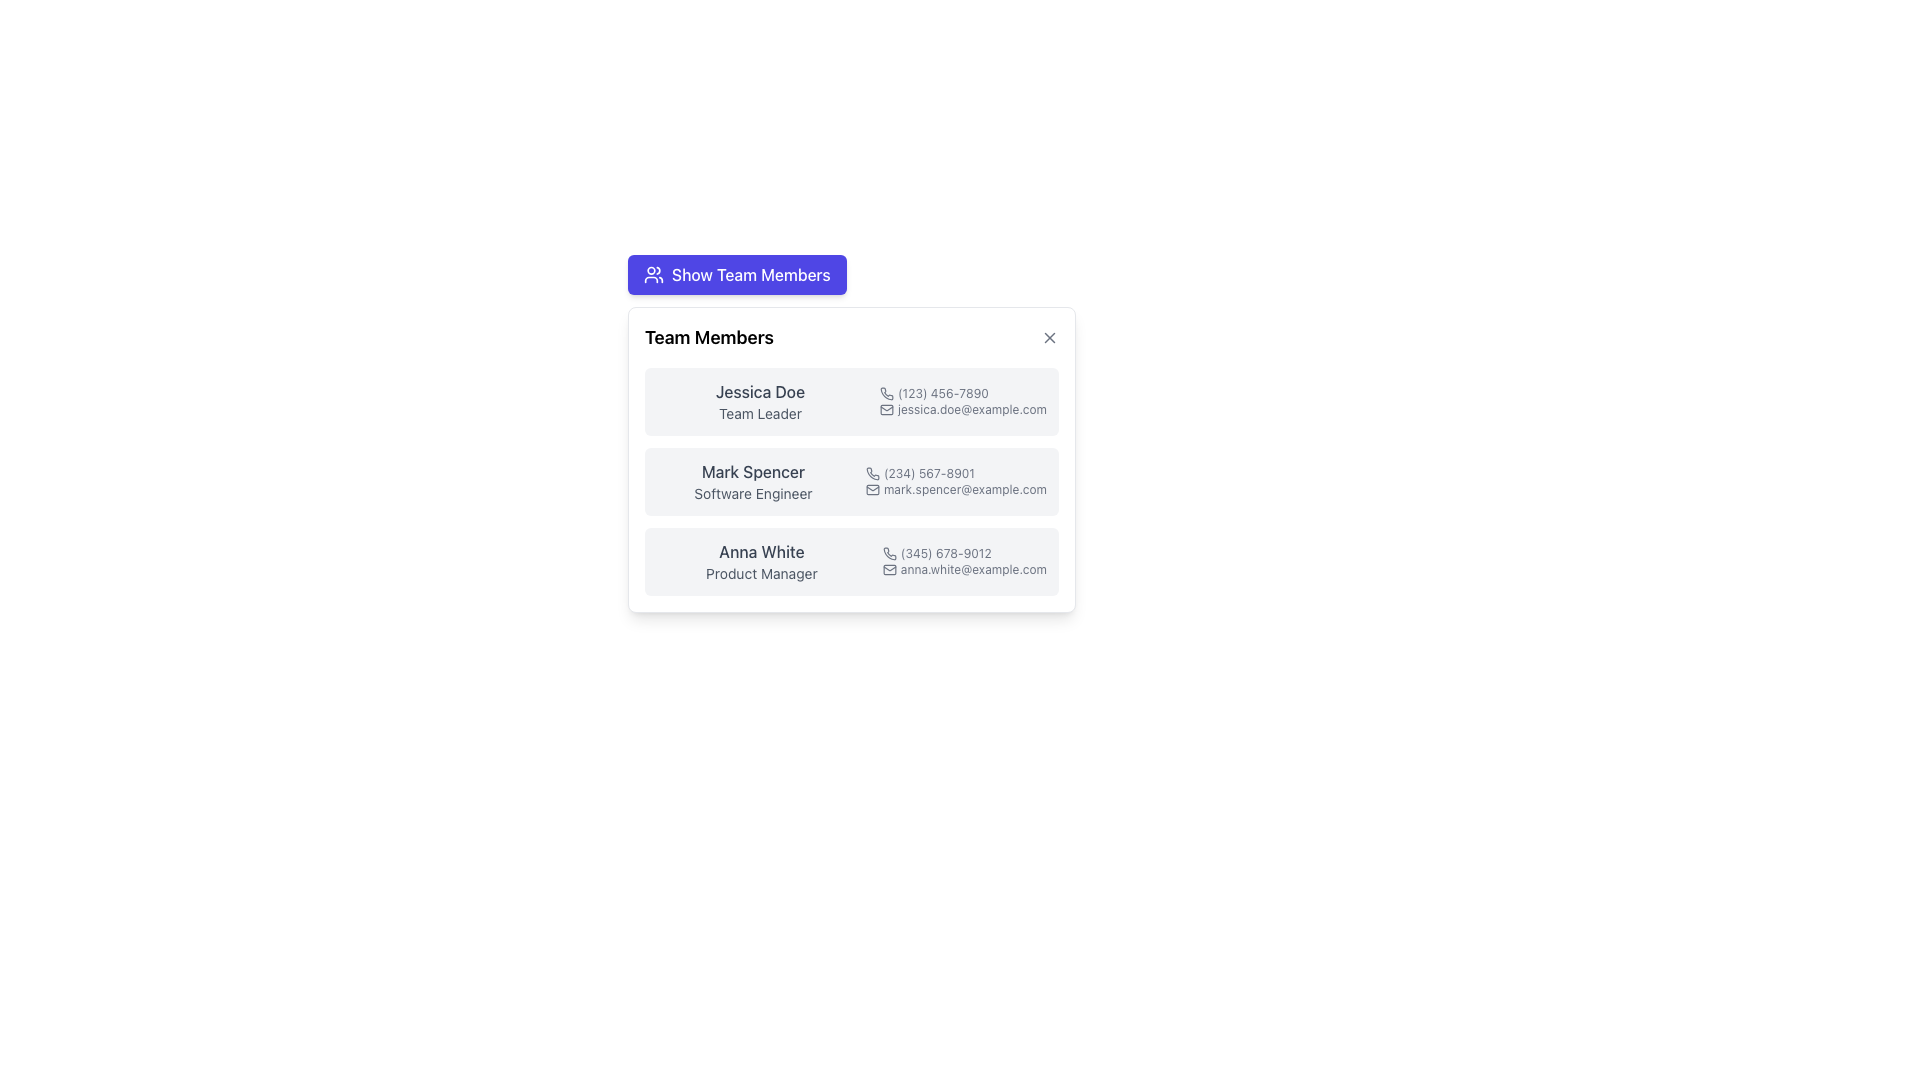 The height and width of the screenshot is (1080, 1920). What do you see at coordinates (964, 562) in the screenshot?
I see `the email address in the Contact Information Section of Anna White's profile card` at bounding box center [964, 562].